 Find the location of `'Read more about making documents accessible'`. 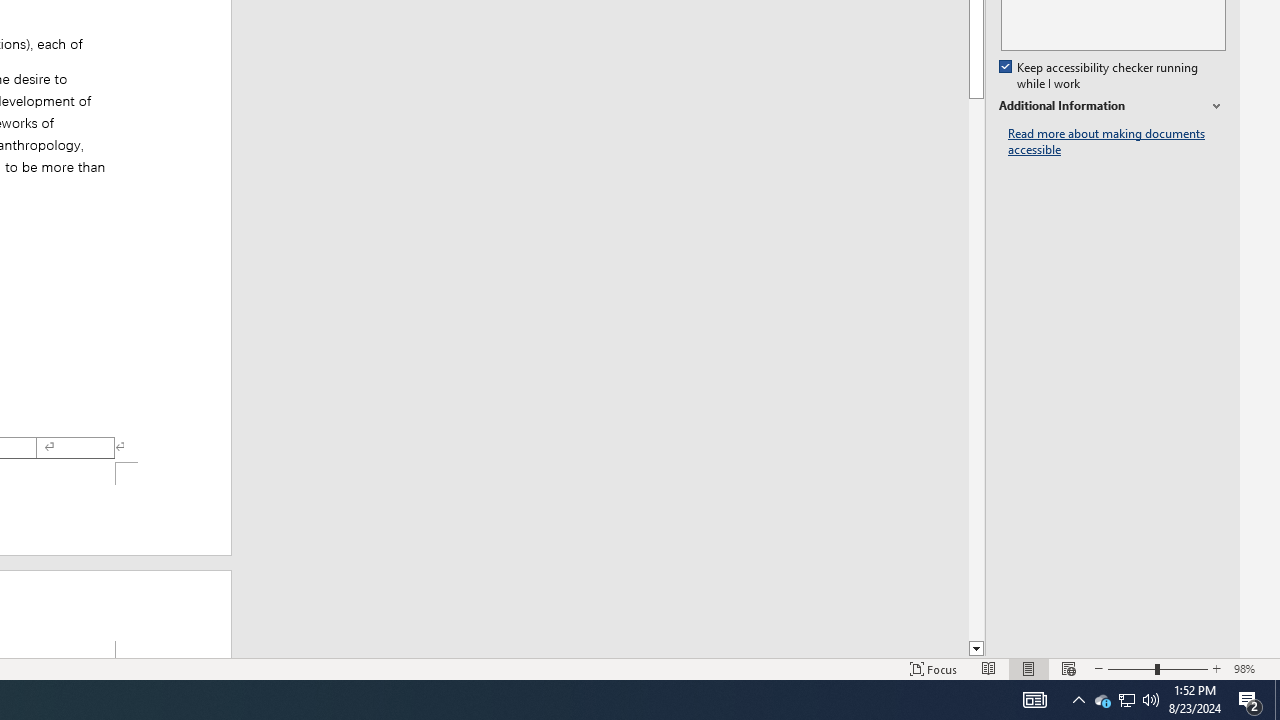

'Read more about making documents accessible' is located at coordinates (1116, 141).